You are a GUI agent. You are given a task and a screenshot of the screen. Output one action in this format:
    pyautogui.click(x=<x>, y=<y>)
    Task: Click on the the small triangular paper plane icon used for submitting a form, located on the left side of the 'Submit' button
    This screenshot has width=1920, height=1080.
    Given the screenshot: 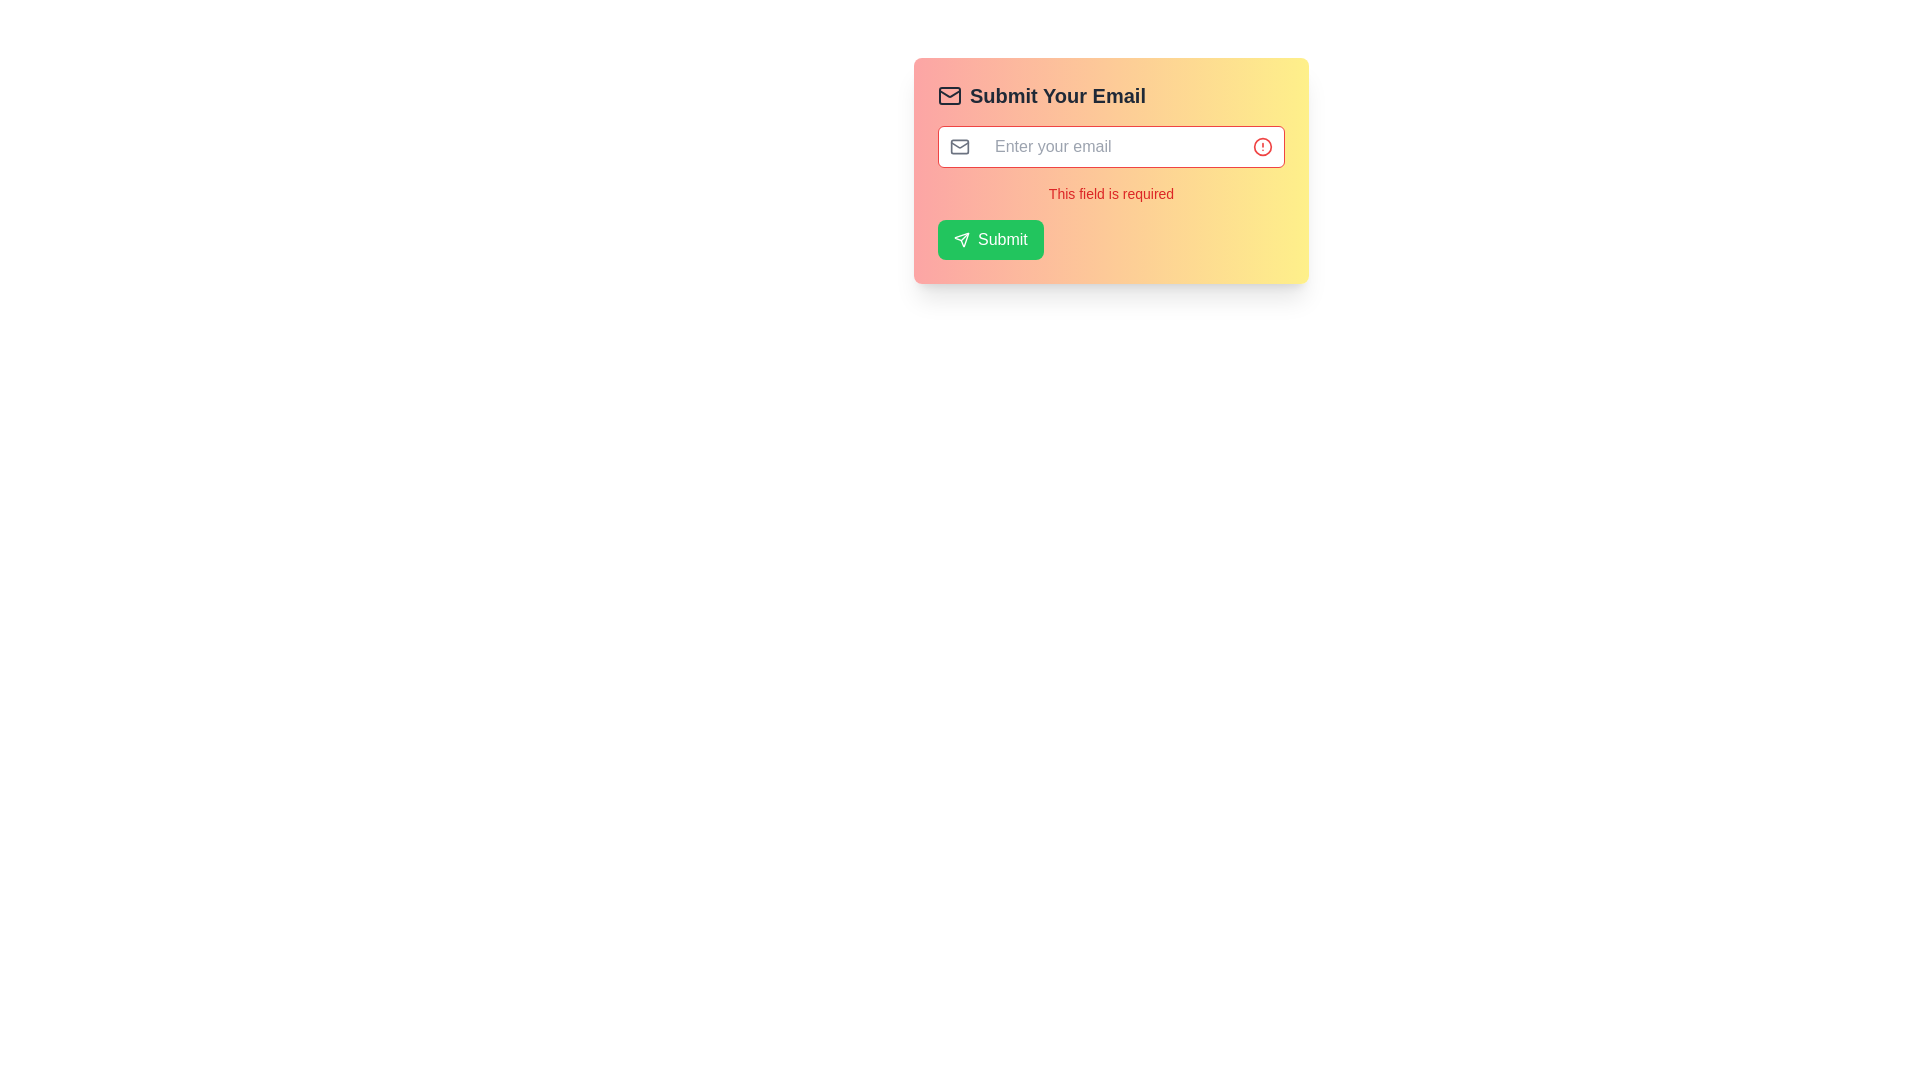 What is the action you would take?
    pyautogui.click(x=961, y=238)
    